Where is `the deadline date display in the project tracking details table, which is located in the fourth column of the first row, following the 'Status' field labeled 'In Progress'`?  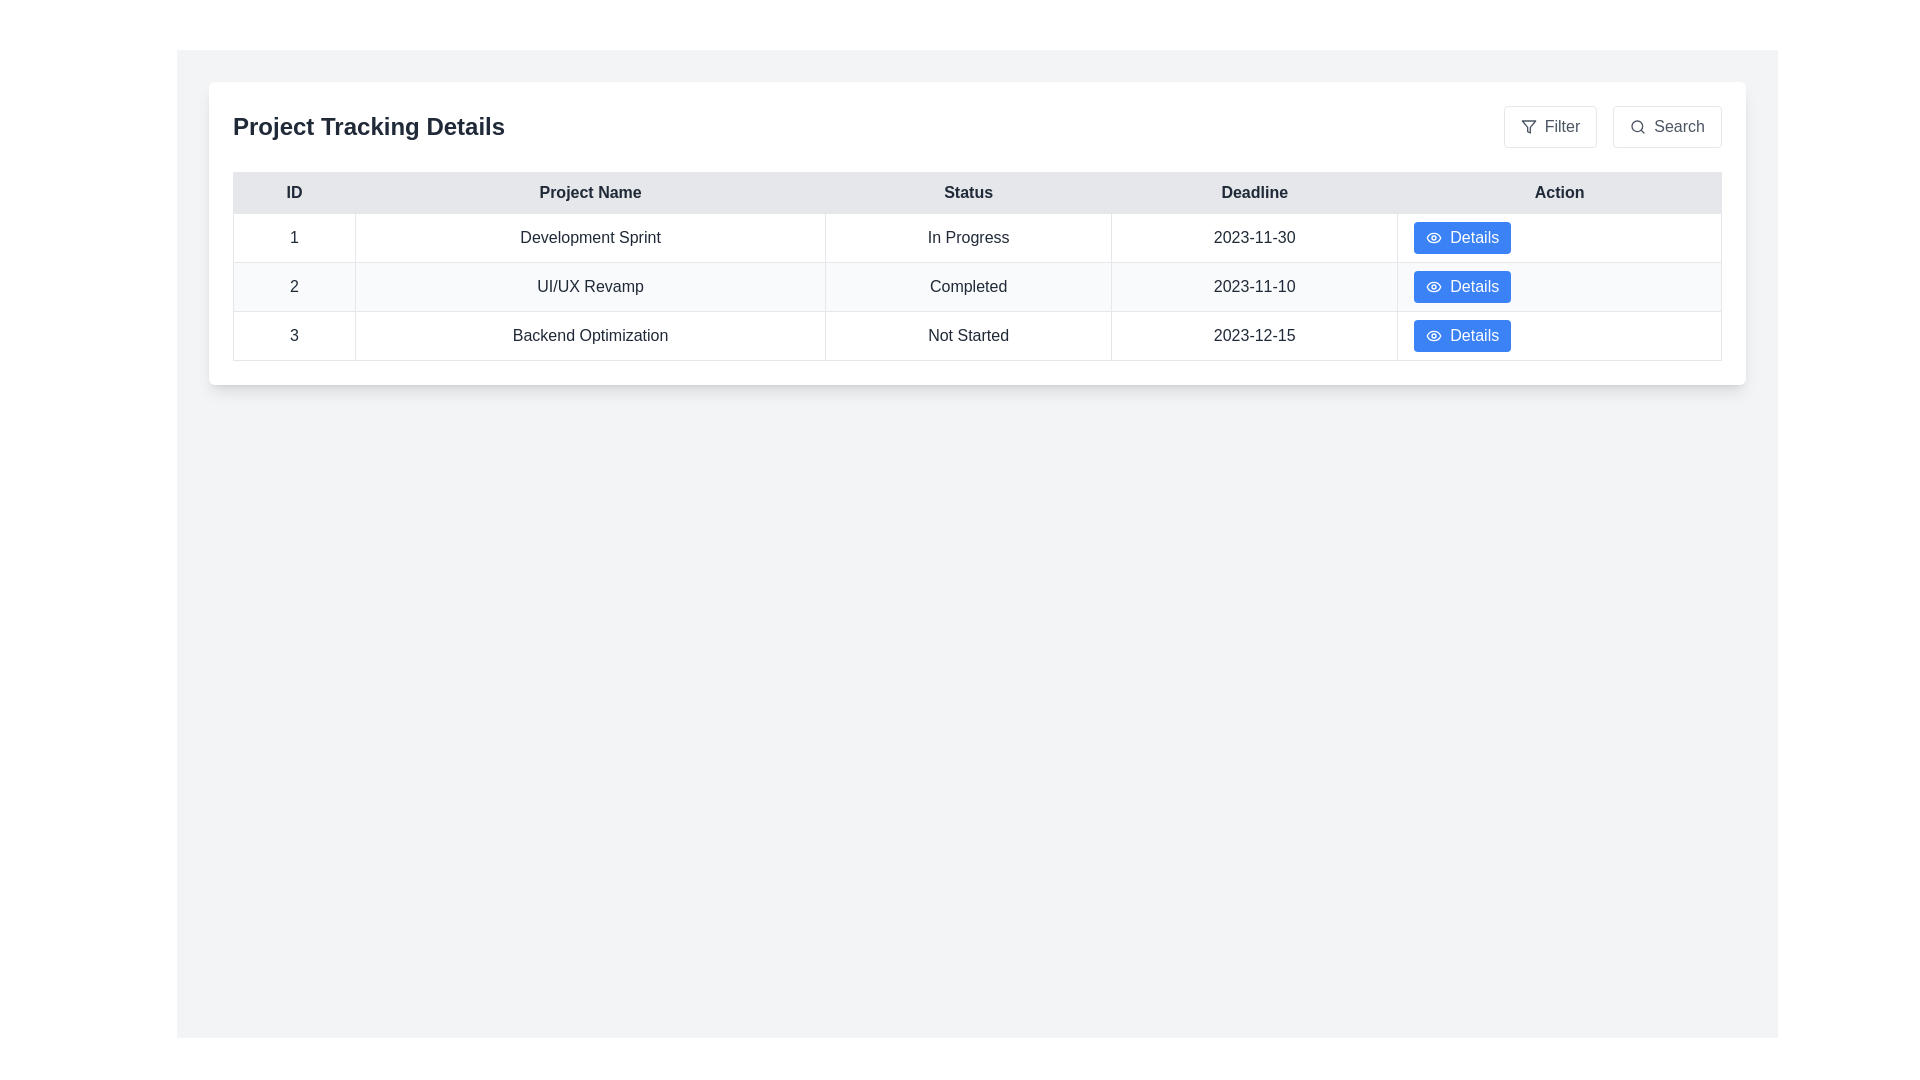
the deadline date display in the project tracking details table, which is located in the fourth column of the first row, following the 'Status' field labeled 'In Progress' is located at coordinates (1253, 237).